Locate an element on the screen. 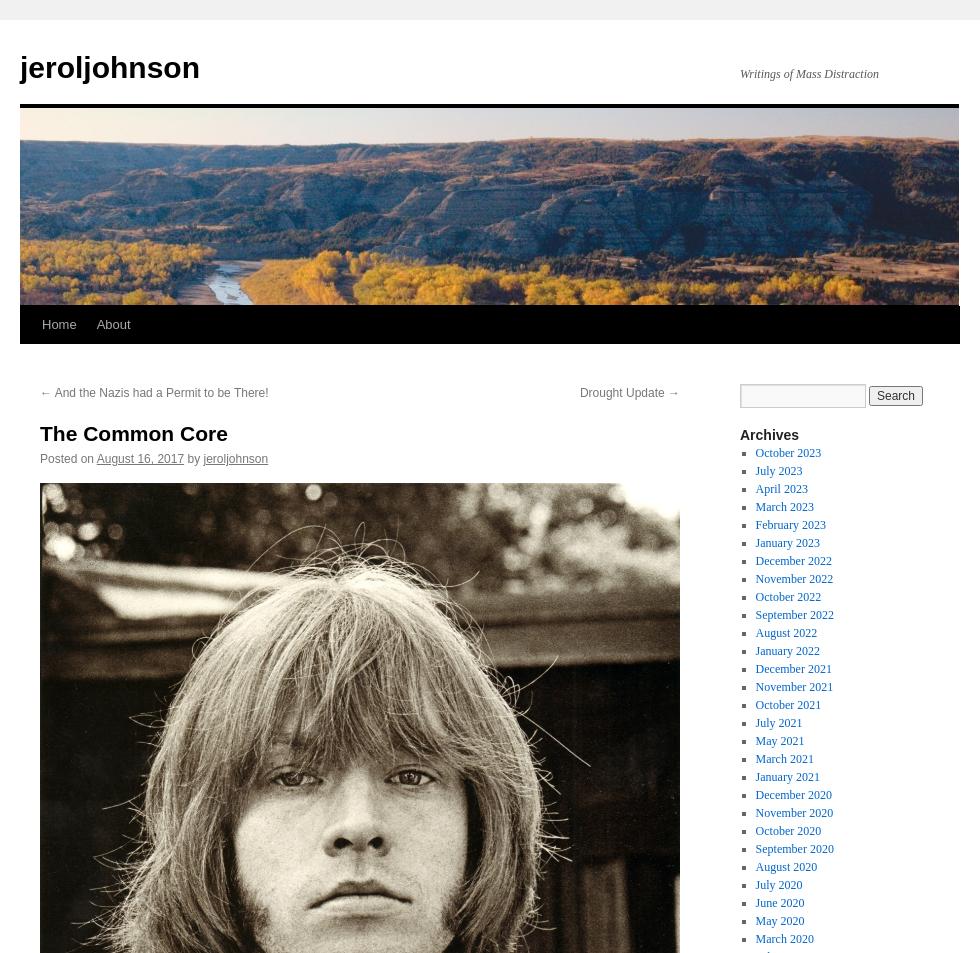 The image size is (980, 953). 'January 2021' is located at coordinates (787, 776).